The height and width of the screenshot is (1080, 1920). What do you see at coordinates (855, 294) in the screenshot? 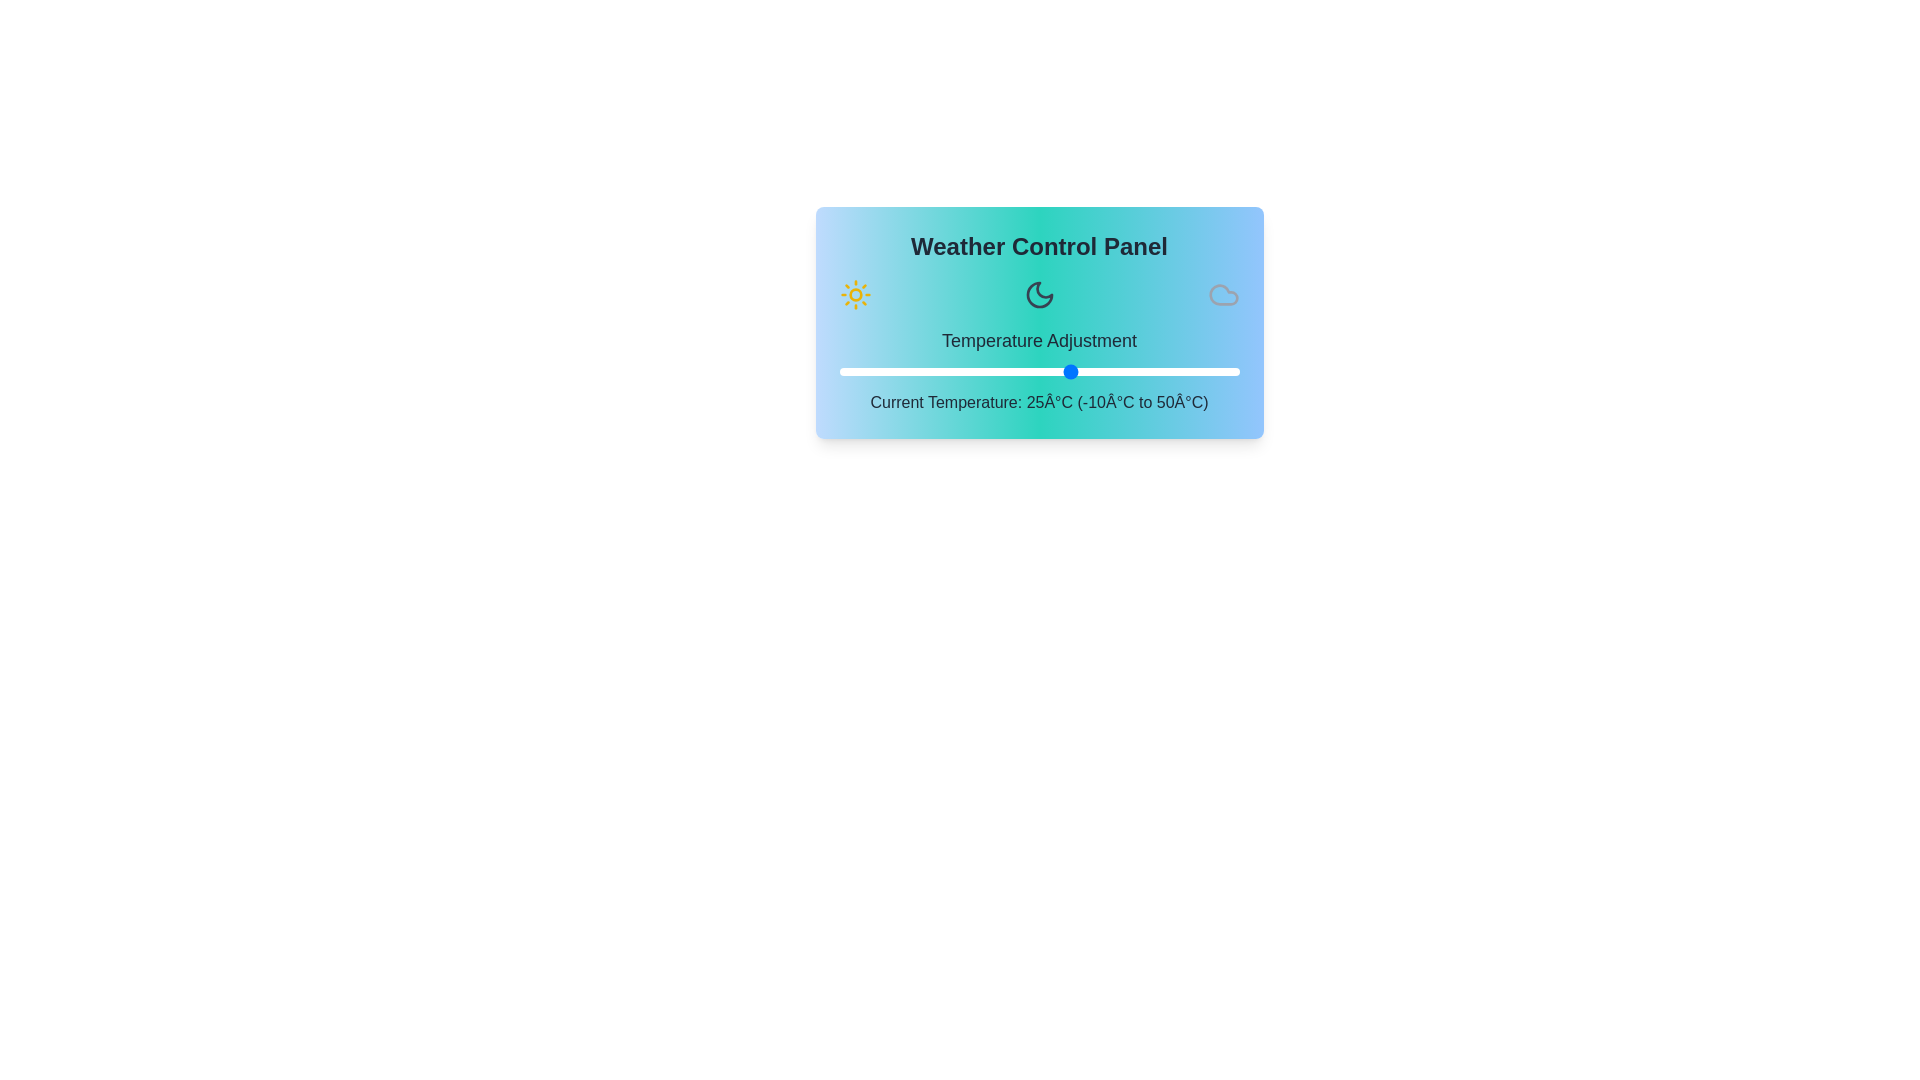
I see `the sun icon to interact with it` at bounding box center [855, 294].